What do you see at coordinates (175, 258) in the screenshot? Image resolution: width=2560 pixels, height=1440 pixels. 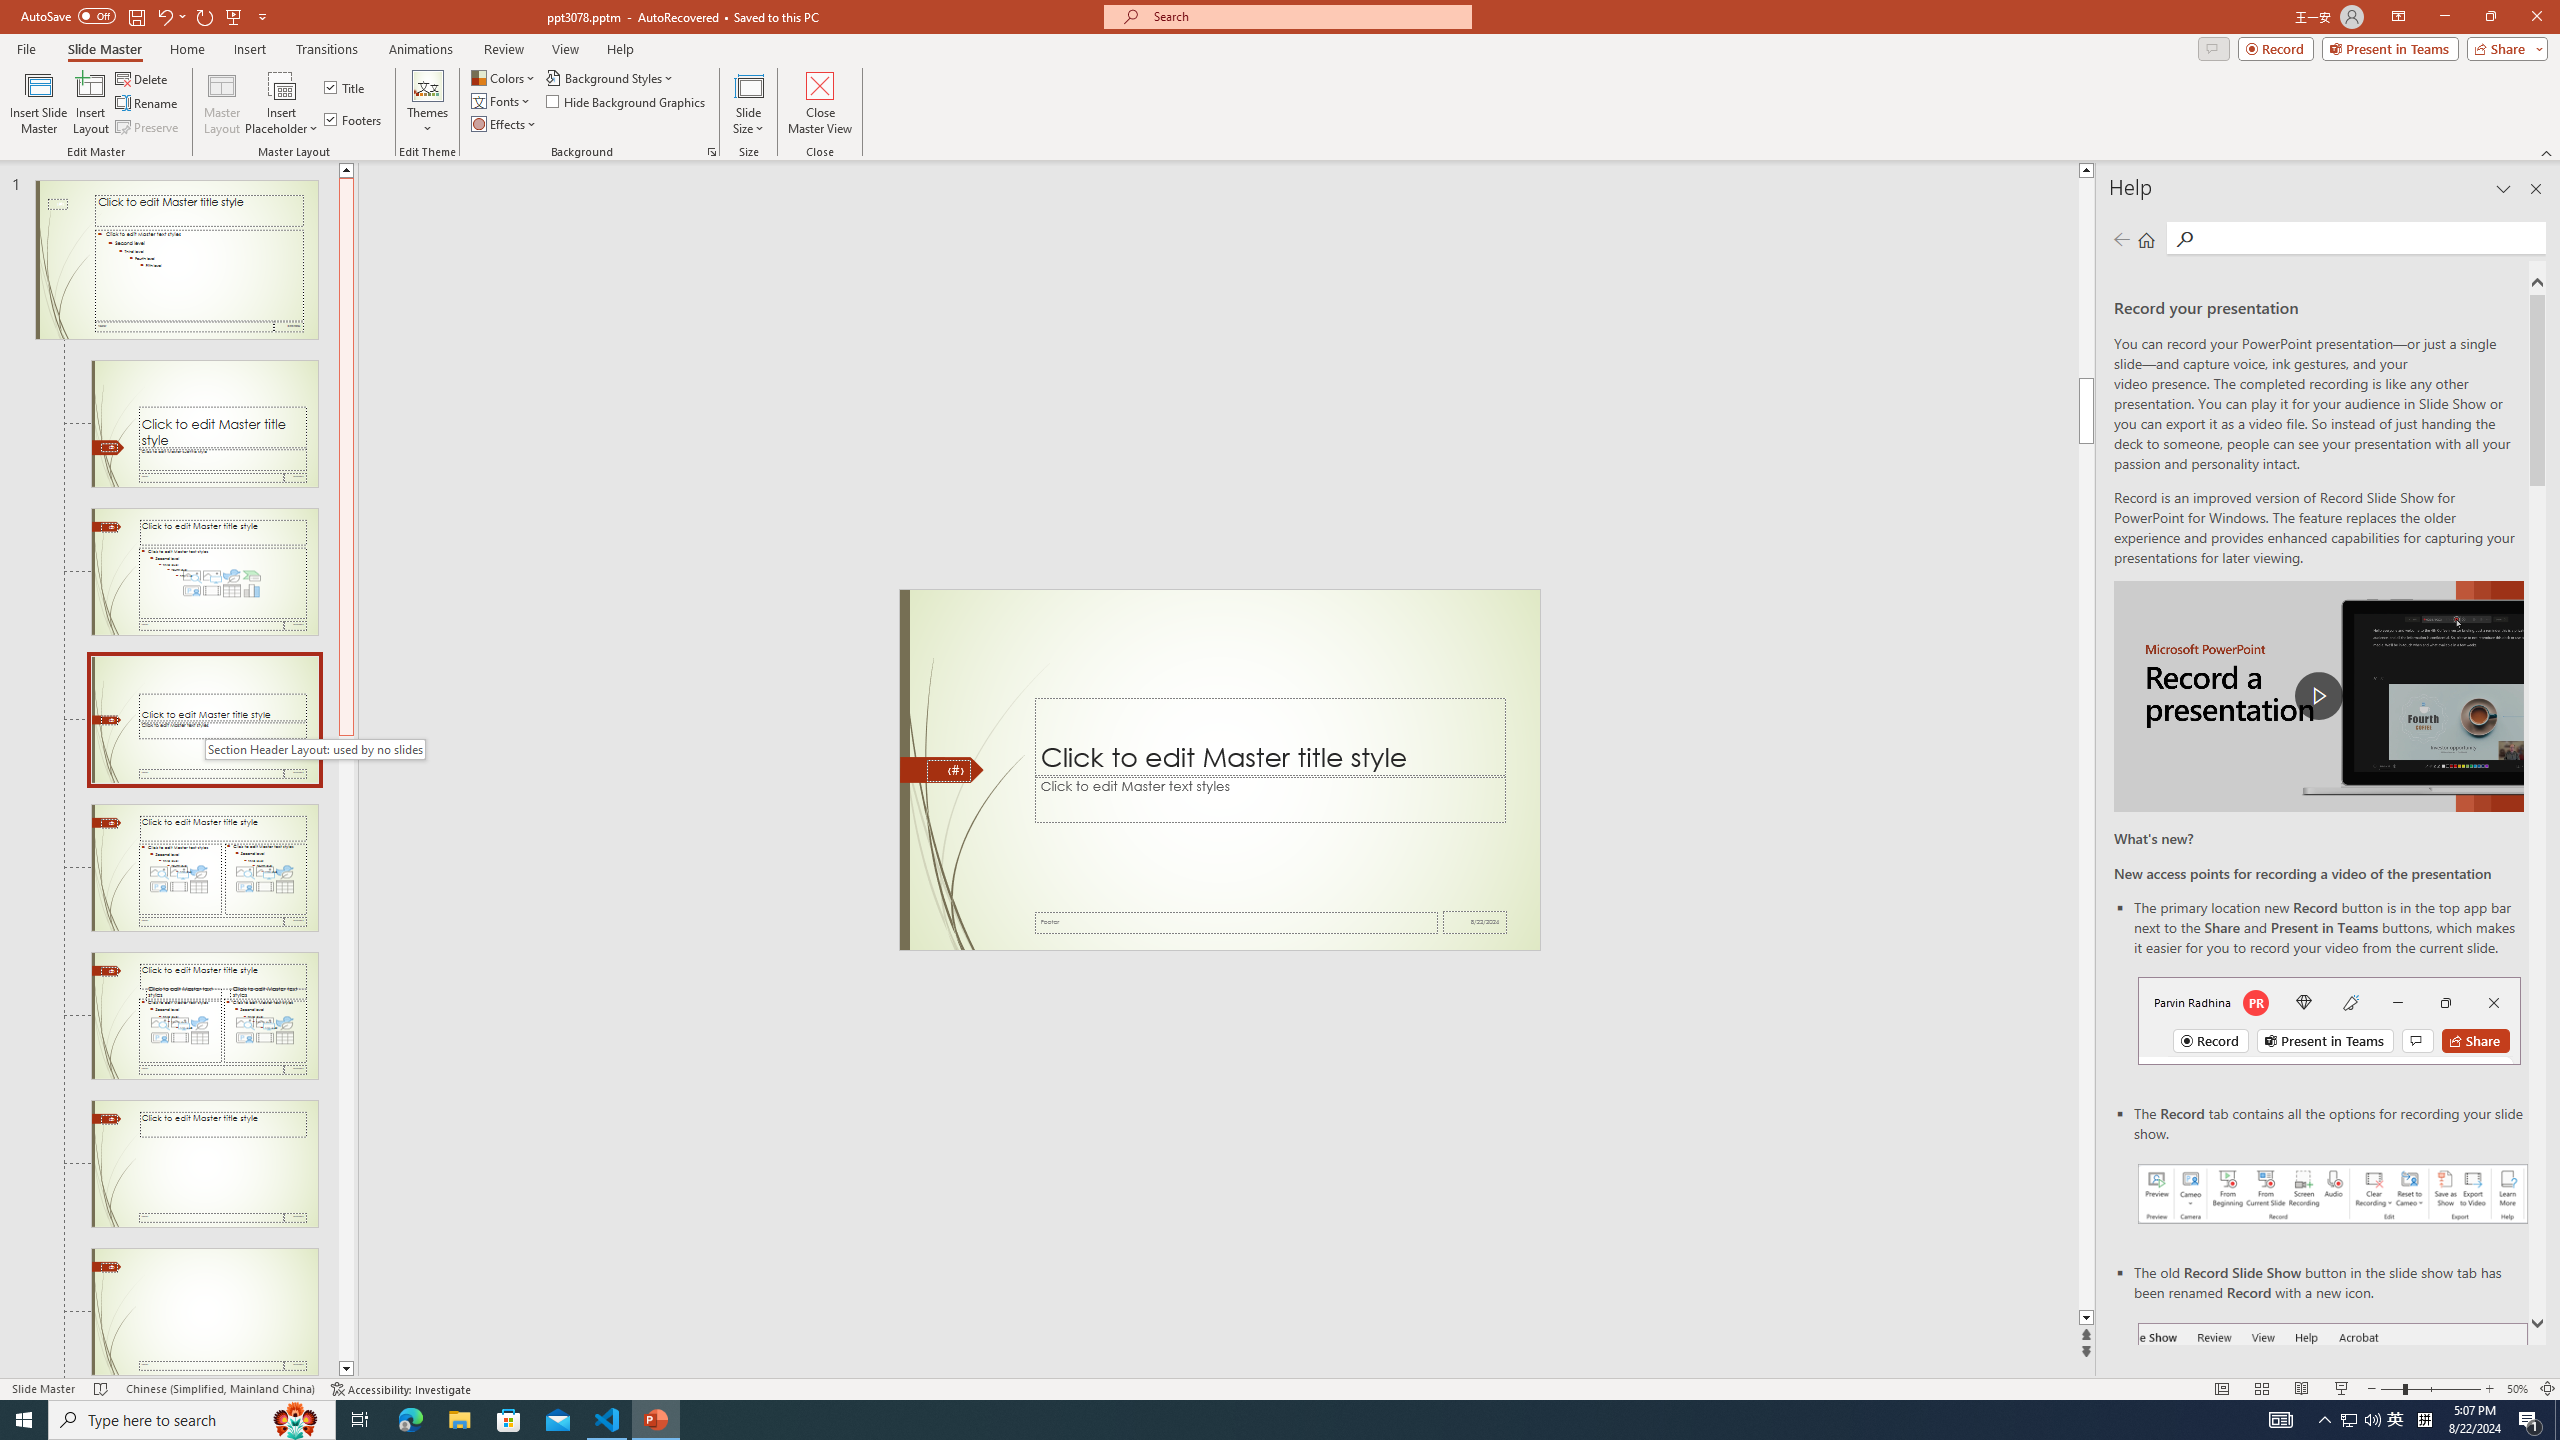 I see `'Slide Wisp Slide Master: used by slide(s) 1'` at bounding box center [175, 258].